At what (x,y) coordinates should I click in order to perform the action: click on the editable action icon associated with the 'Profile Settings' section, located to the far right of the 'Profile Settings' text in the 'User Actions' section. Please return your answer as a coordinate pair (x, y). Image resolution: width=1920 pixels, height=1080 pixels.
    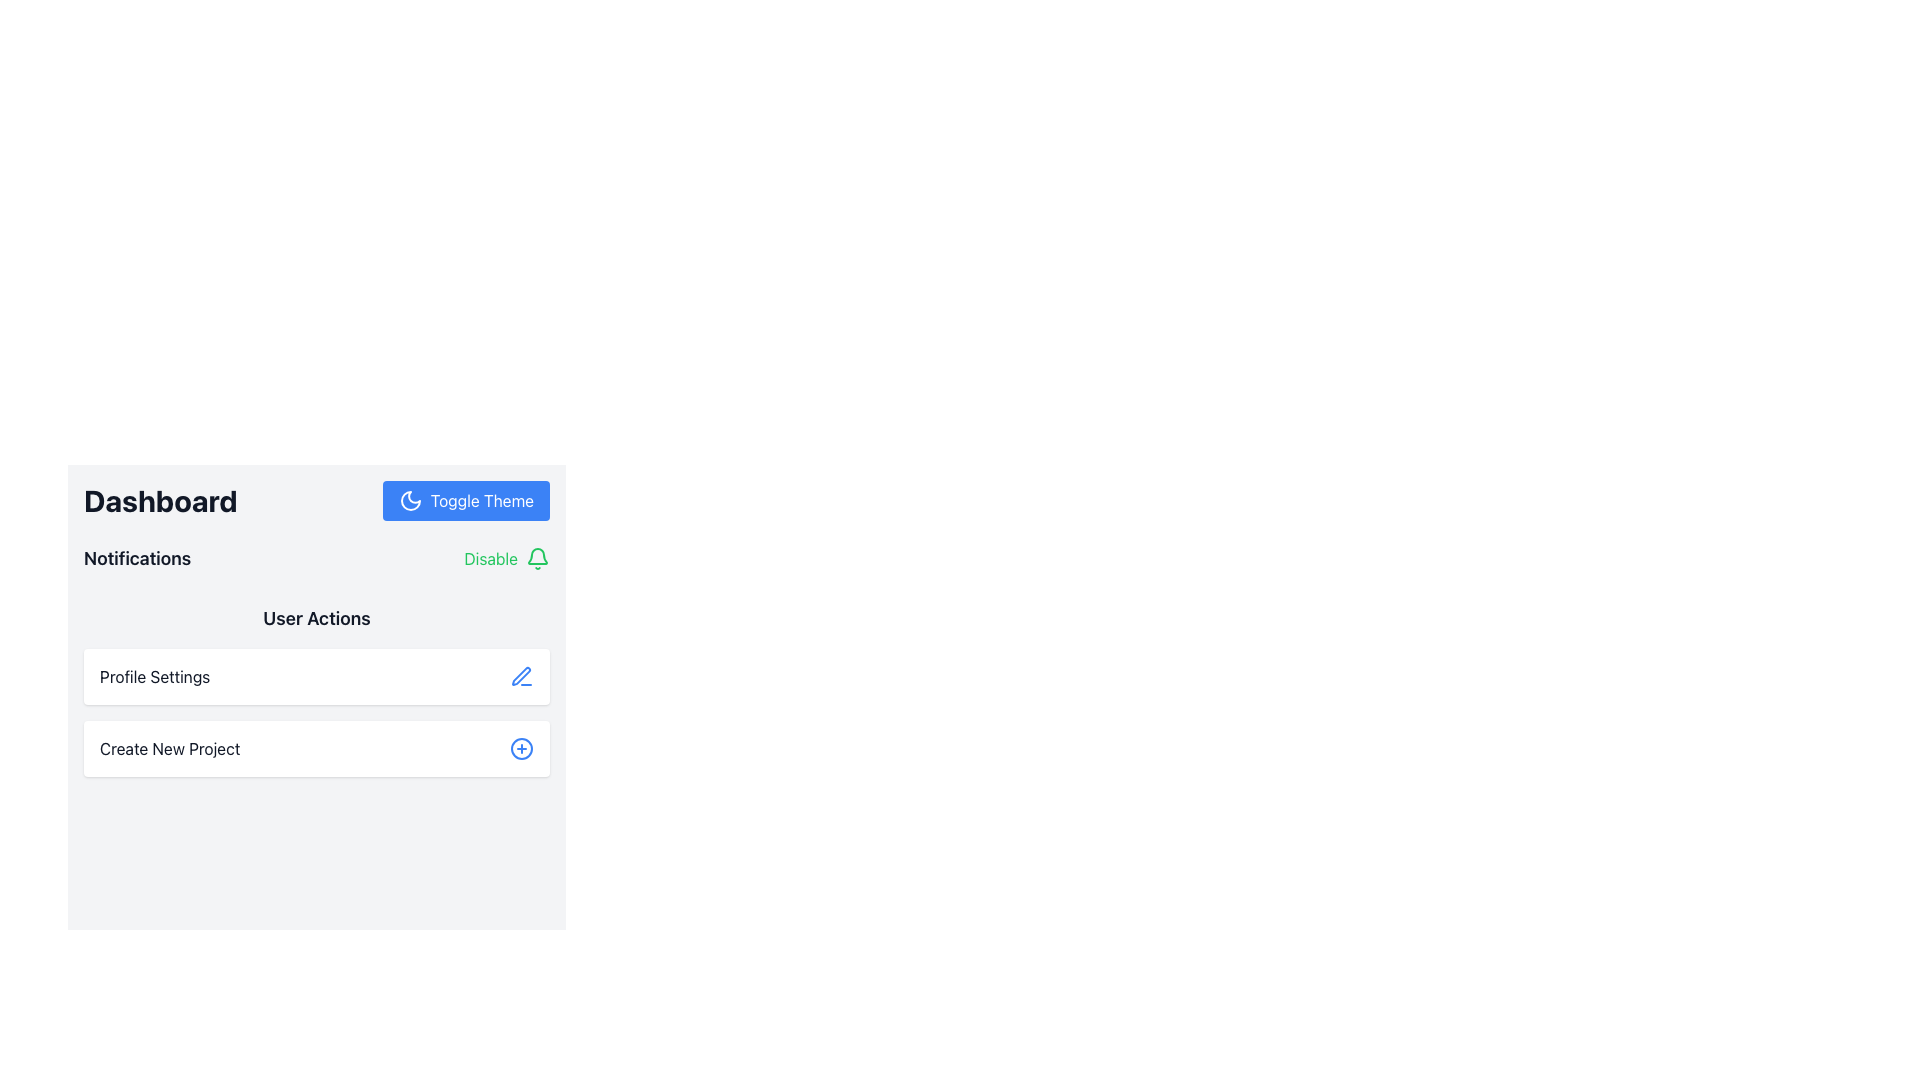
    Looking at the image, I should click on (521, 675).